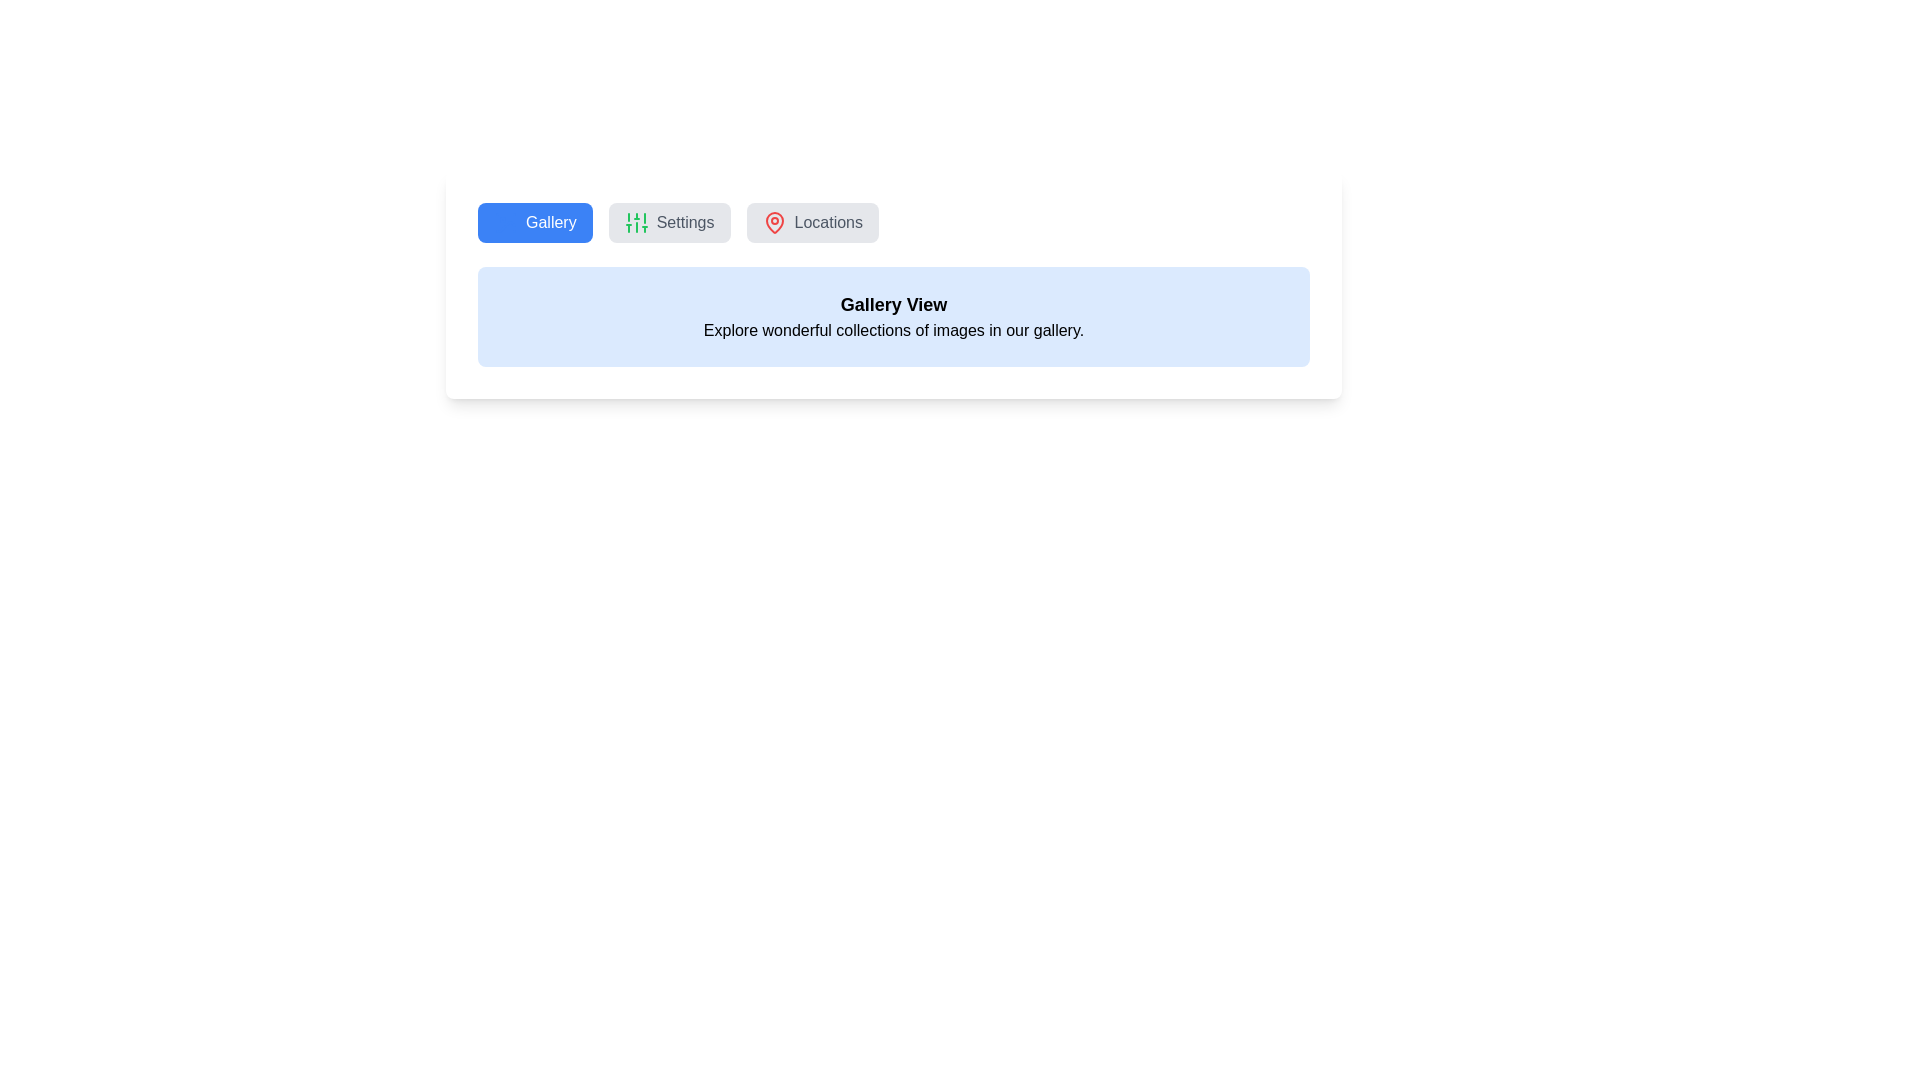 The image size is (1920, 1080). I want to click on the tab Locations to observe its hover effect, so click(811, 223).